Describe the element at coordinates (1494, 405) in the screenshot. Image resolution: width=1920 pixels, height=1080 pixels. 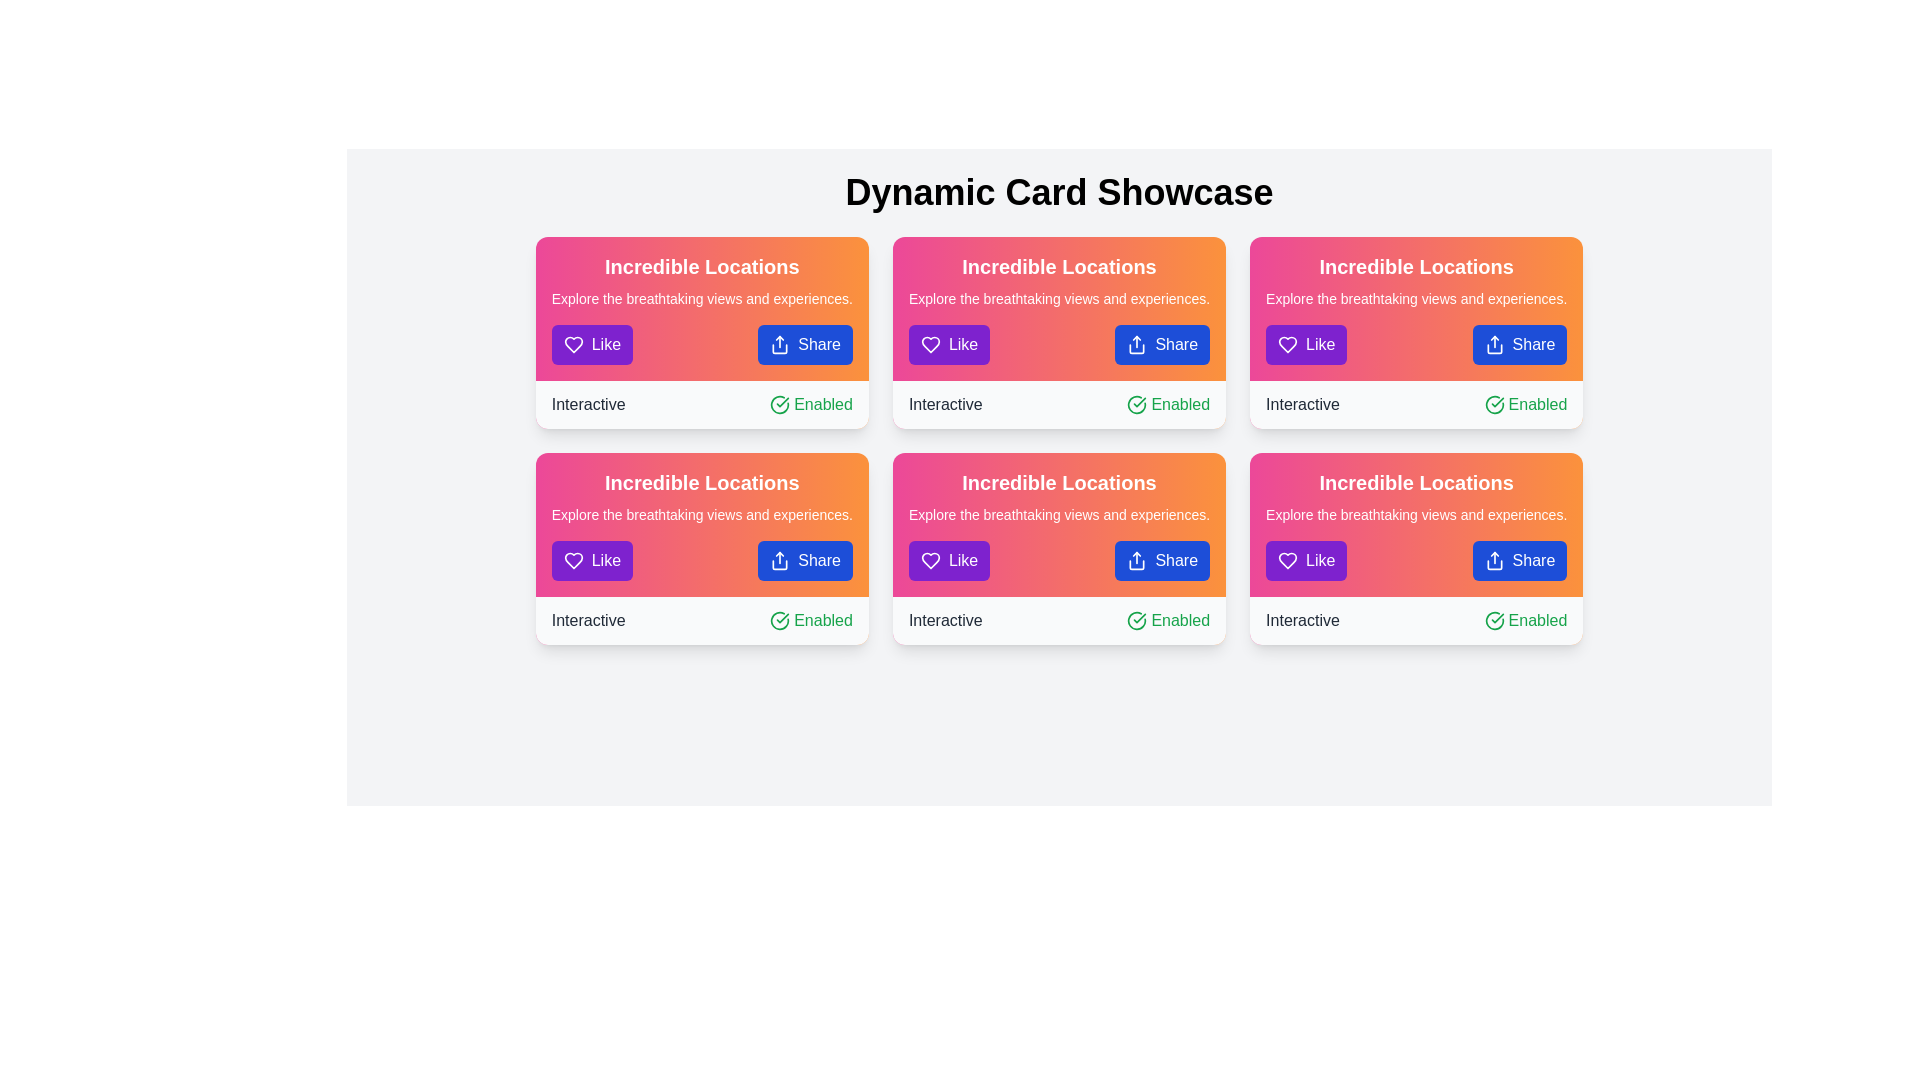
I see `the 'Enabled' status icon located in the bottom-right corner of the card, which signifies an active state` at that location.